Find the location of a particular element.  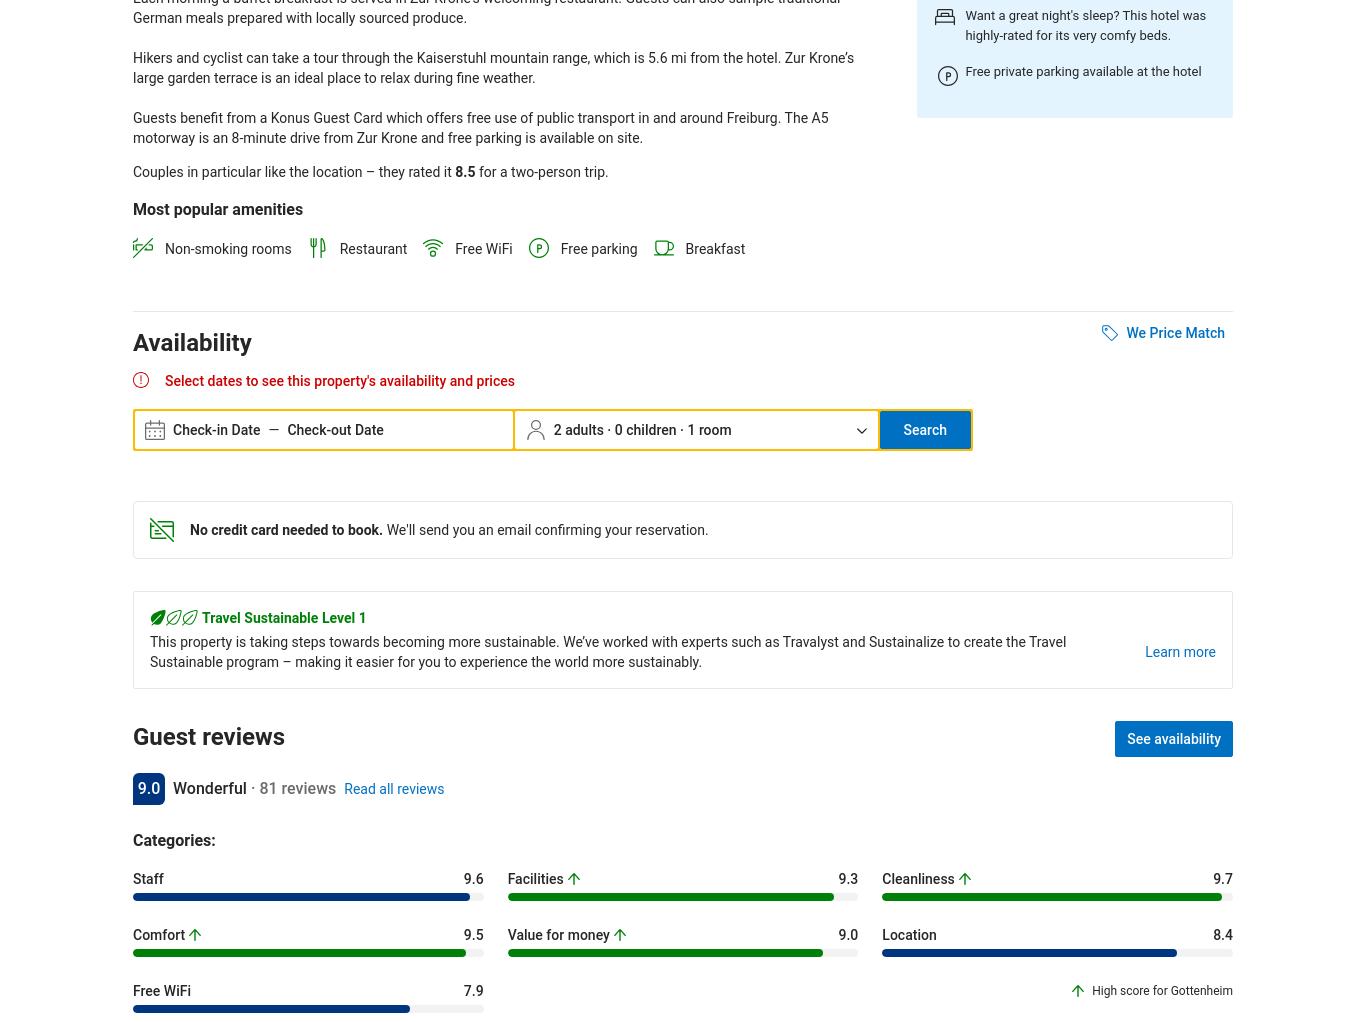

'8.4' is located at coordinates (1222, 934).